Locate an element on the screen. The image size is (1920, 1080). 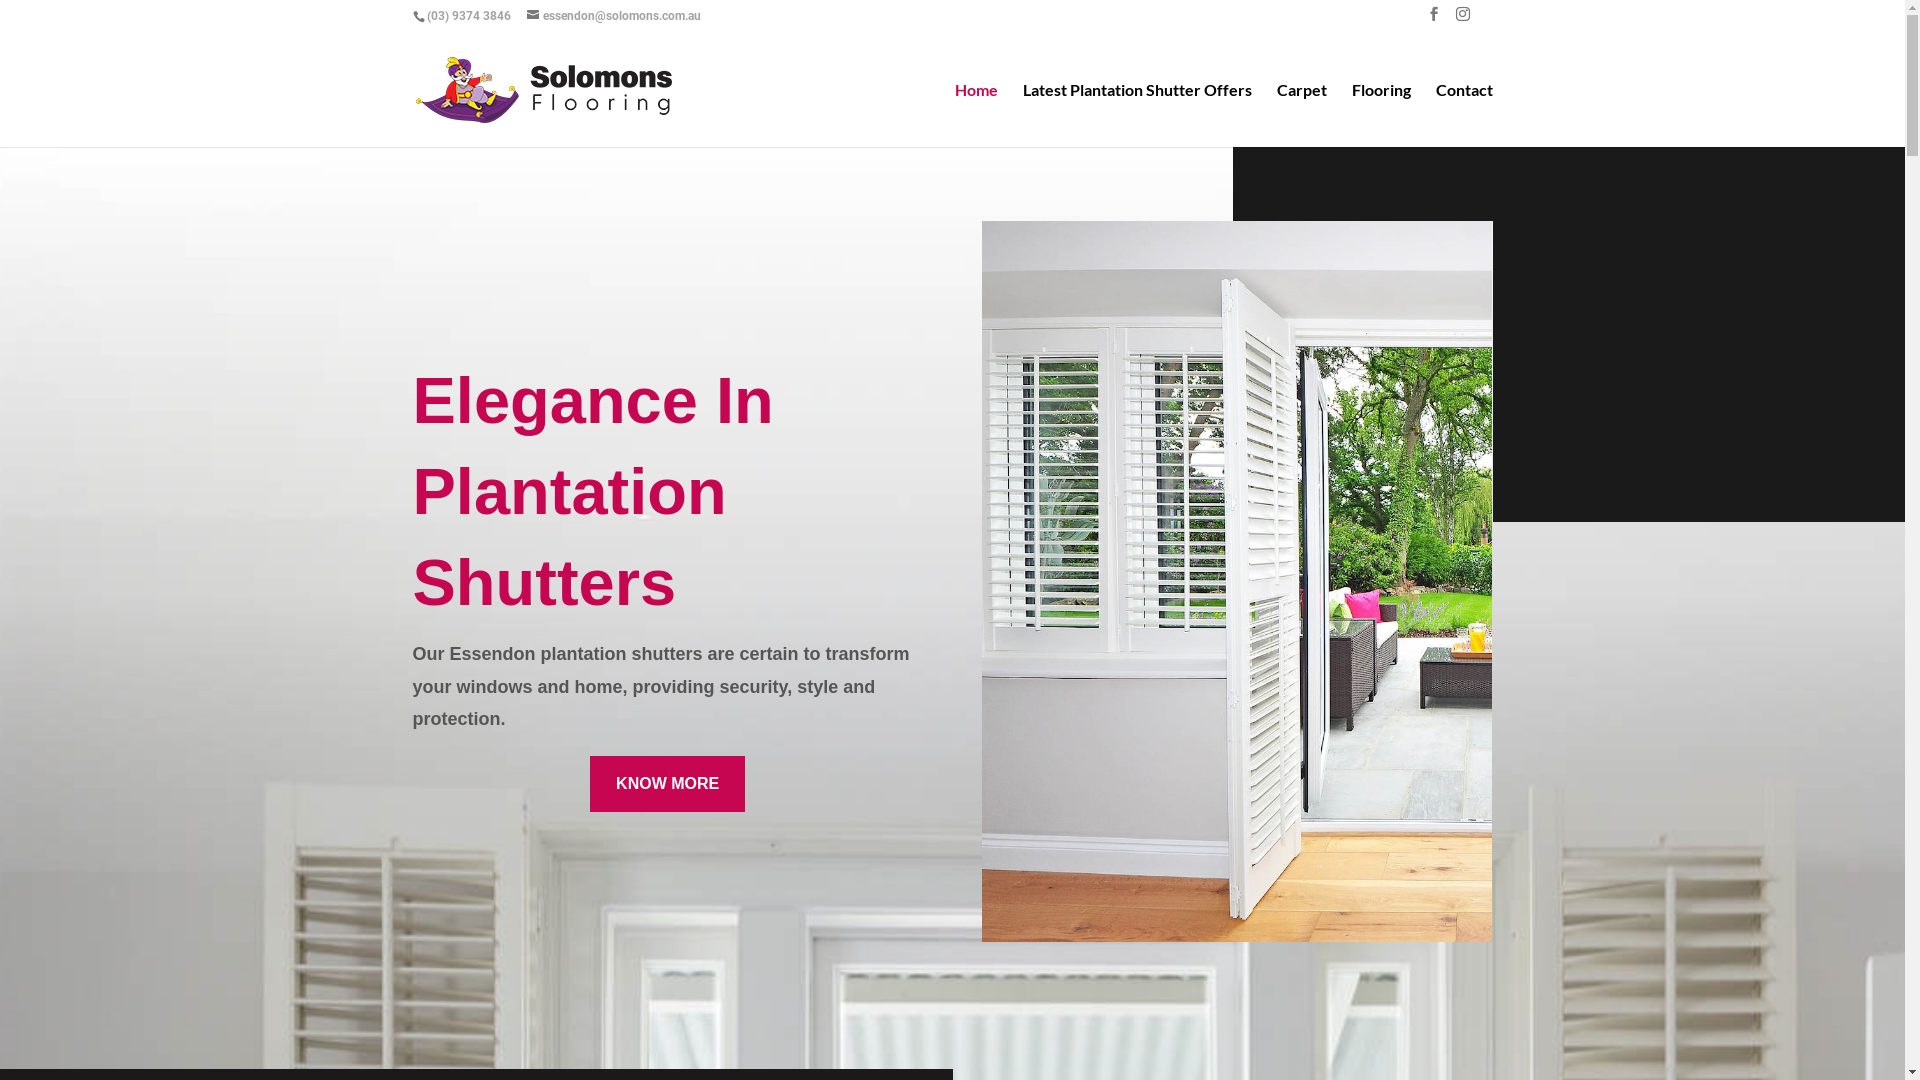
'Essendon Plantation Shutters' is located at coordinates (982, 581).